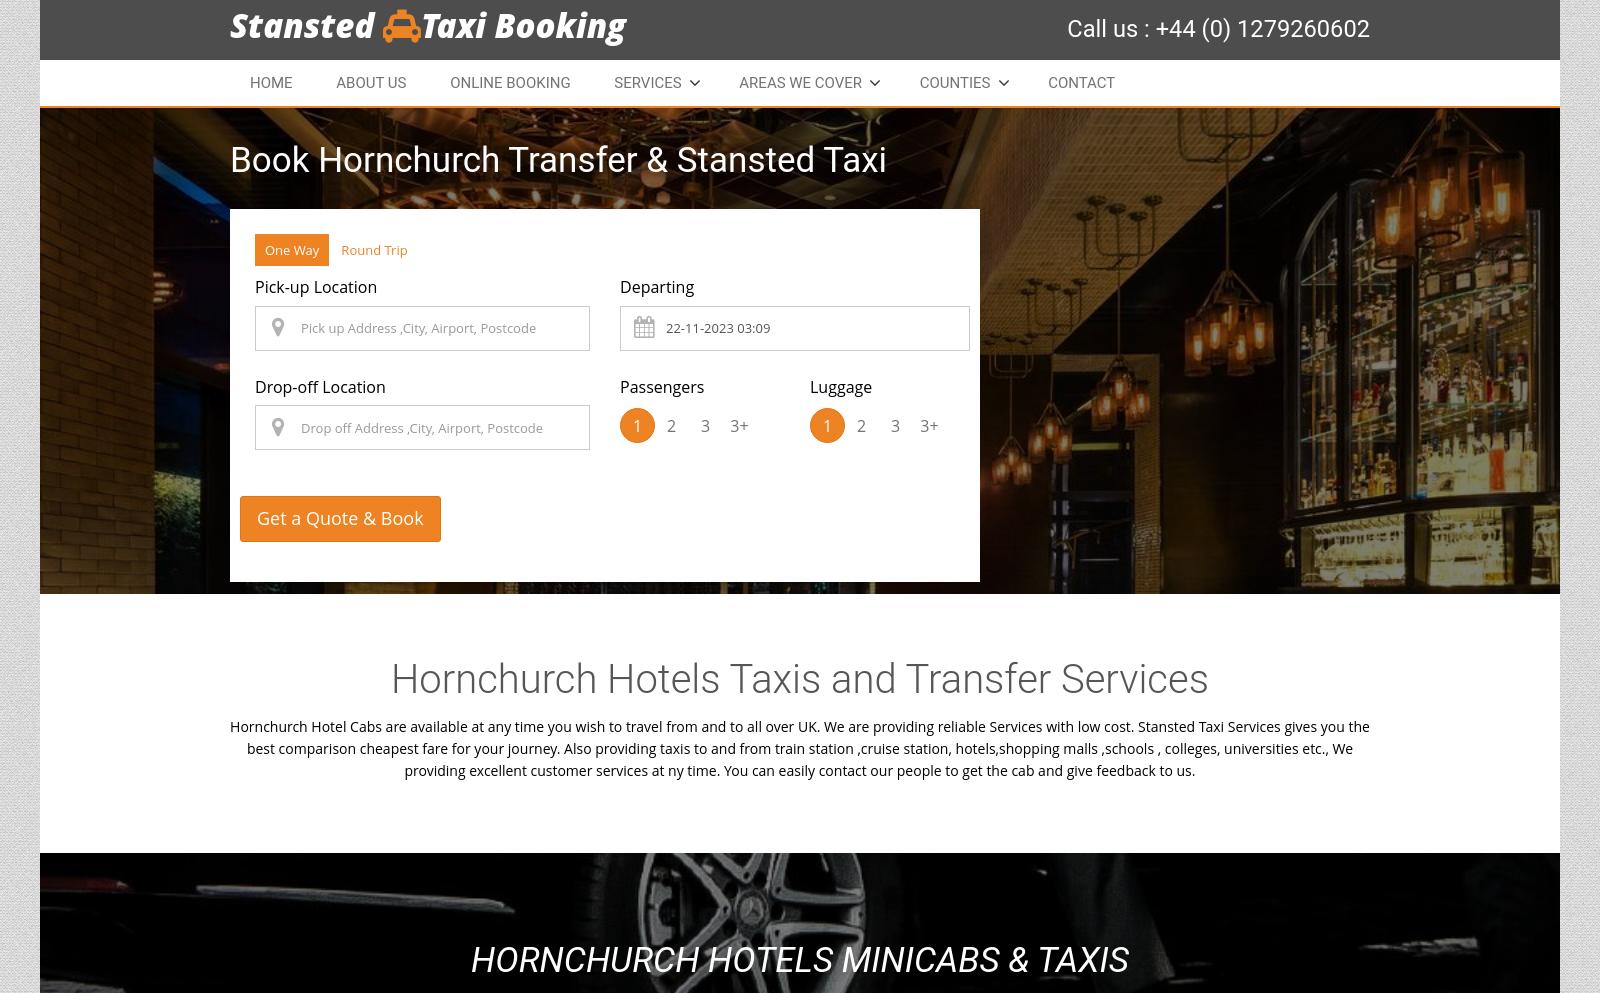 The width and height of the screenshot is (1600, 993). I want to click on 'Call us : +44 (0) 1279260602', so click(1217, 27).